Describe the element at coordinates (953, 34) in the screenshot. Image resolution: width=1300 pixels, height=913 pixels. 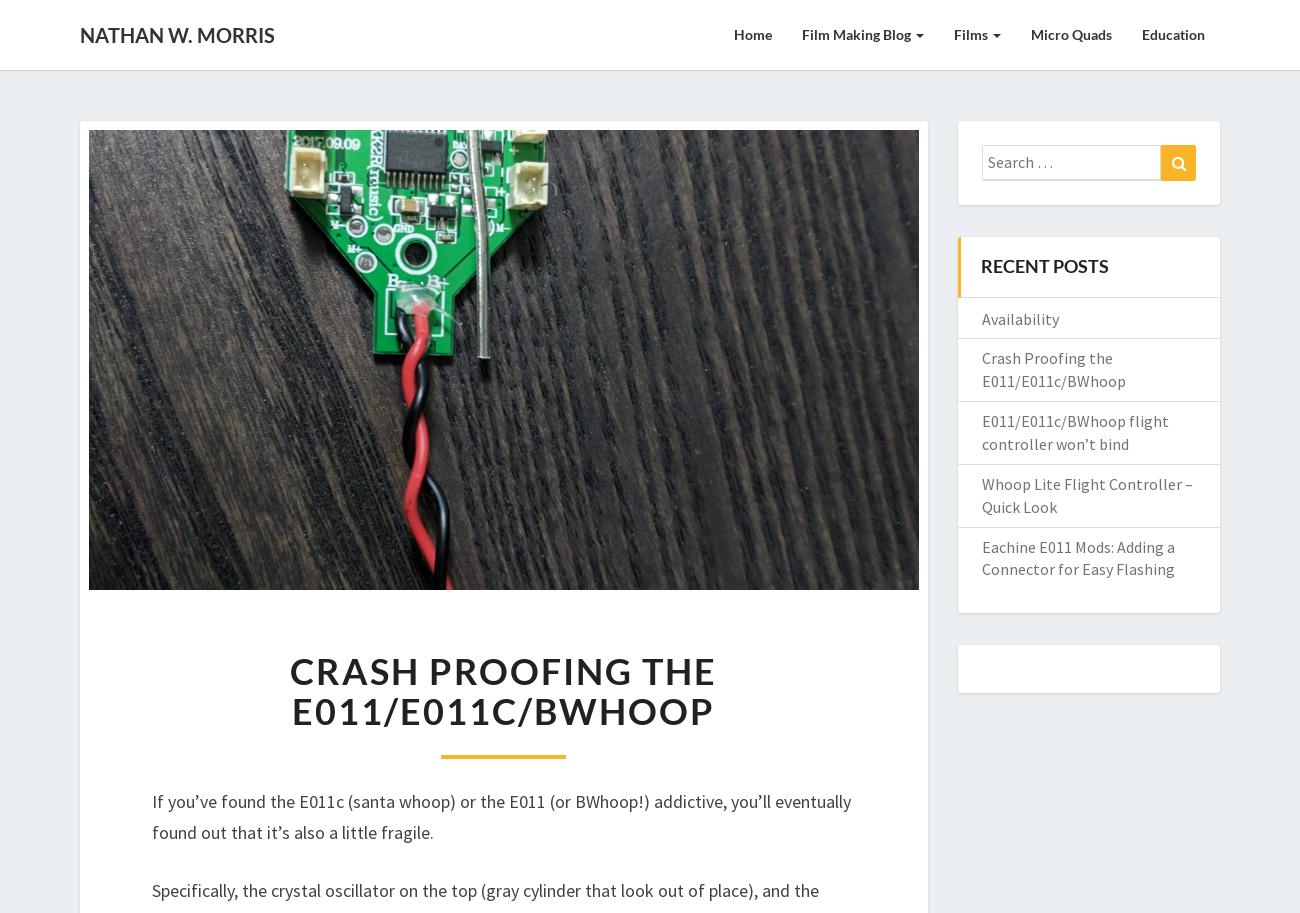
I see `'Films'` at that location.